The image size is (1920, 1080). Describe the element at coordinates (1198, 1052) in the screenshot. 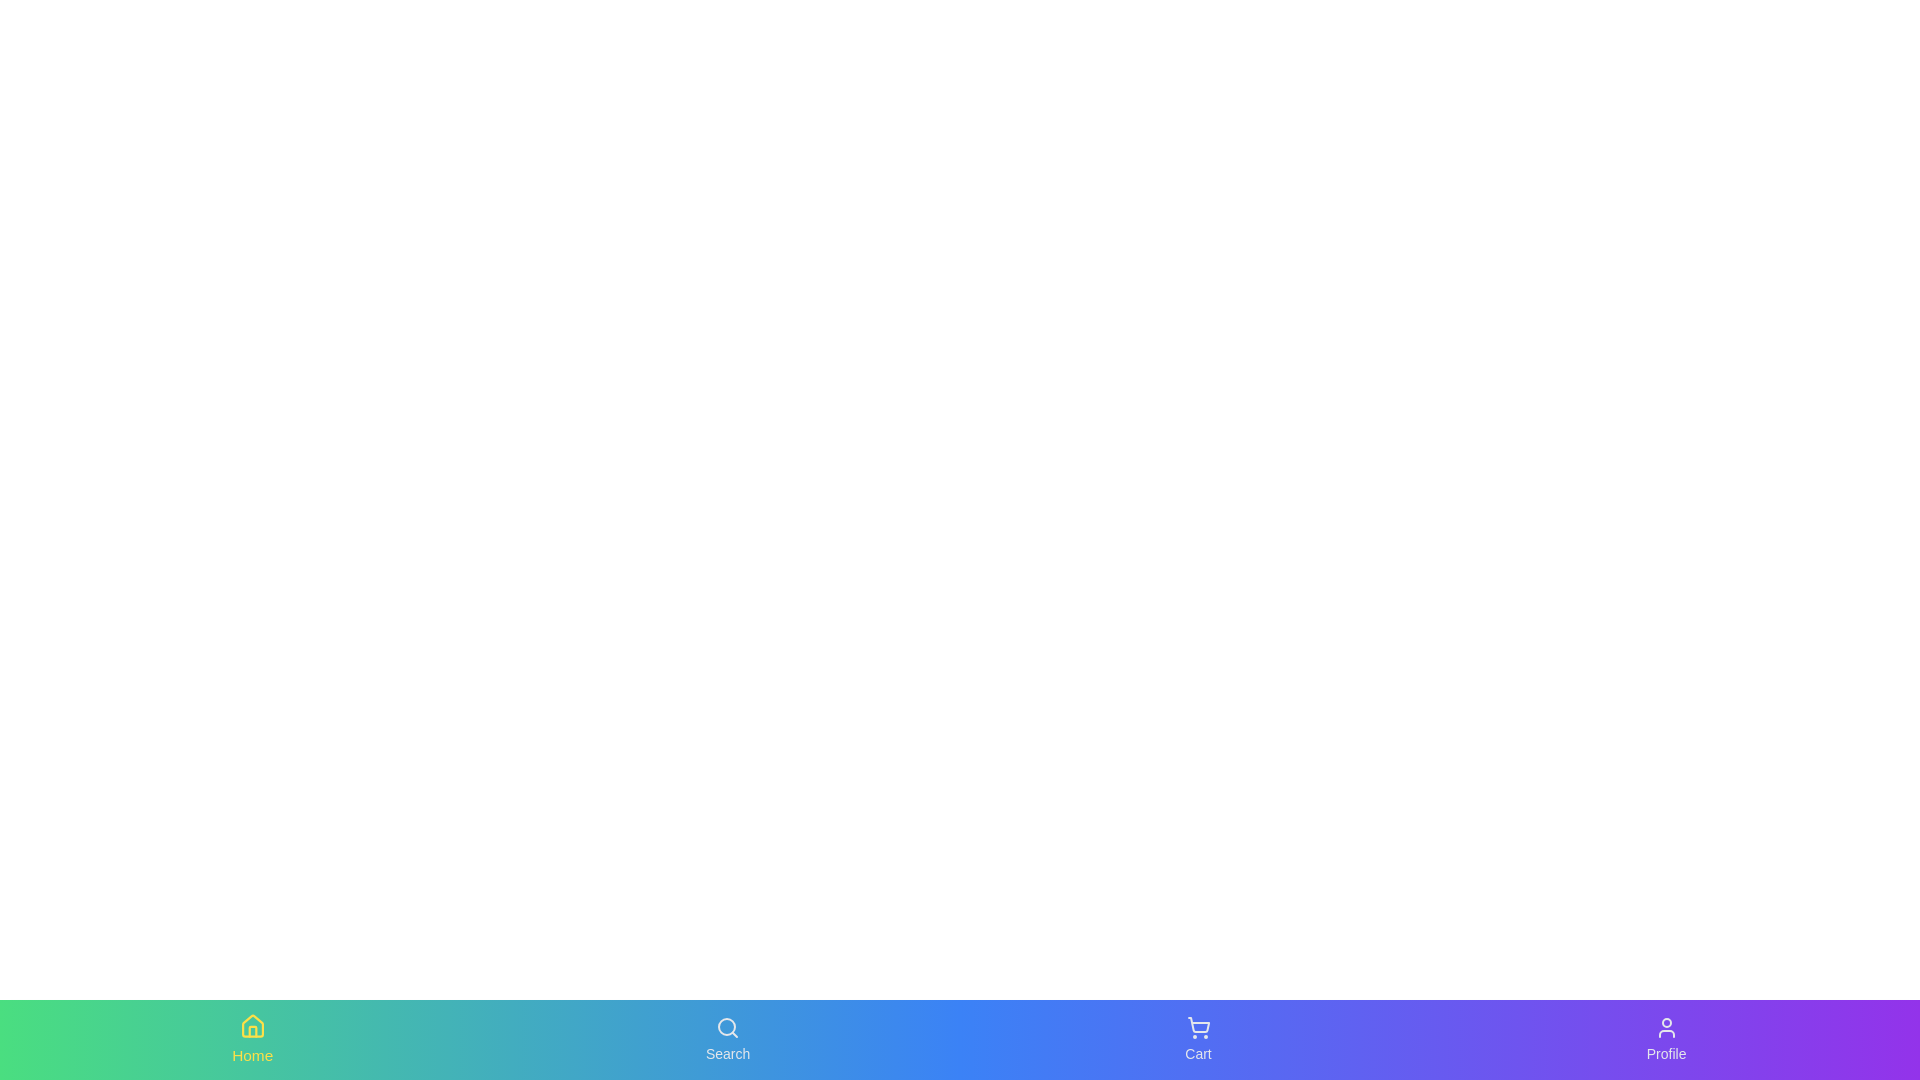

I see `the 'Cart' text label element, which is displayed in a small font size below a shopping cart icon, located on the far right side of the bottom navigation bar` at that location.